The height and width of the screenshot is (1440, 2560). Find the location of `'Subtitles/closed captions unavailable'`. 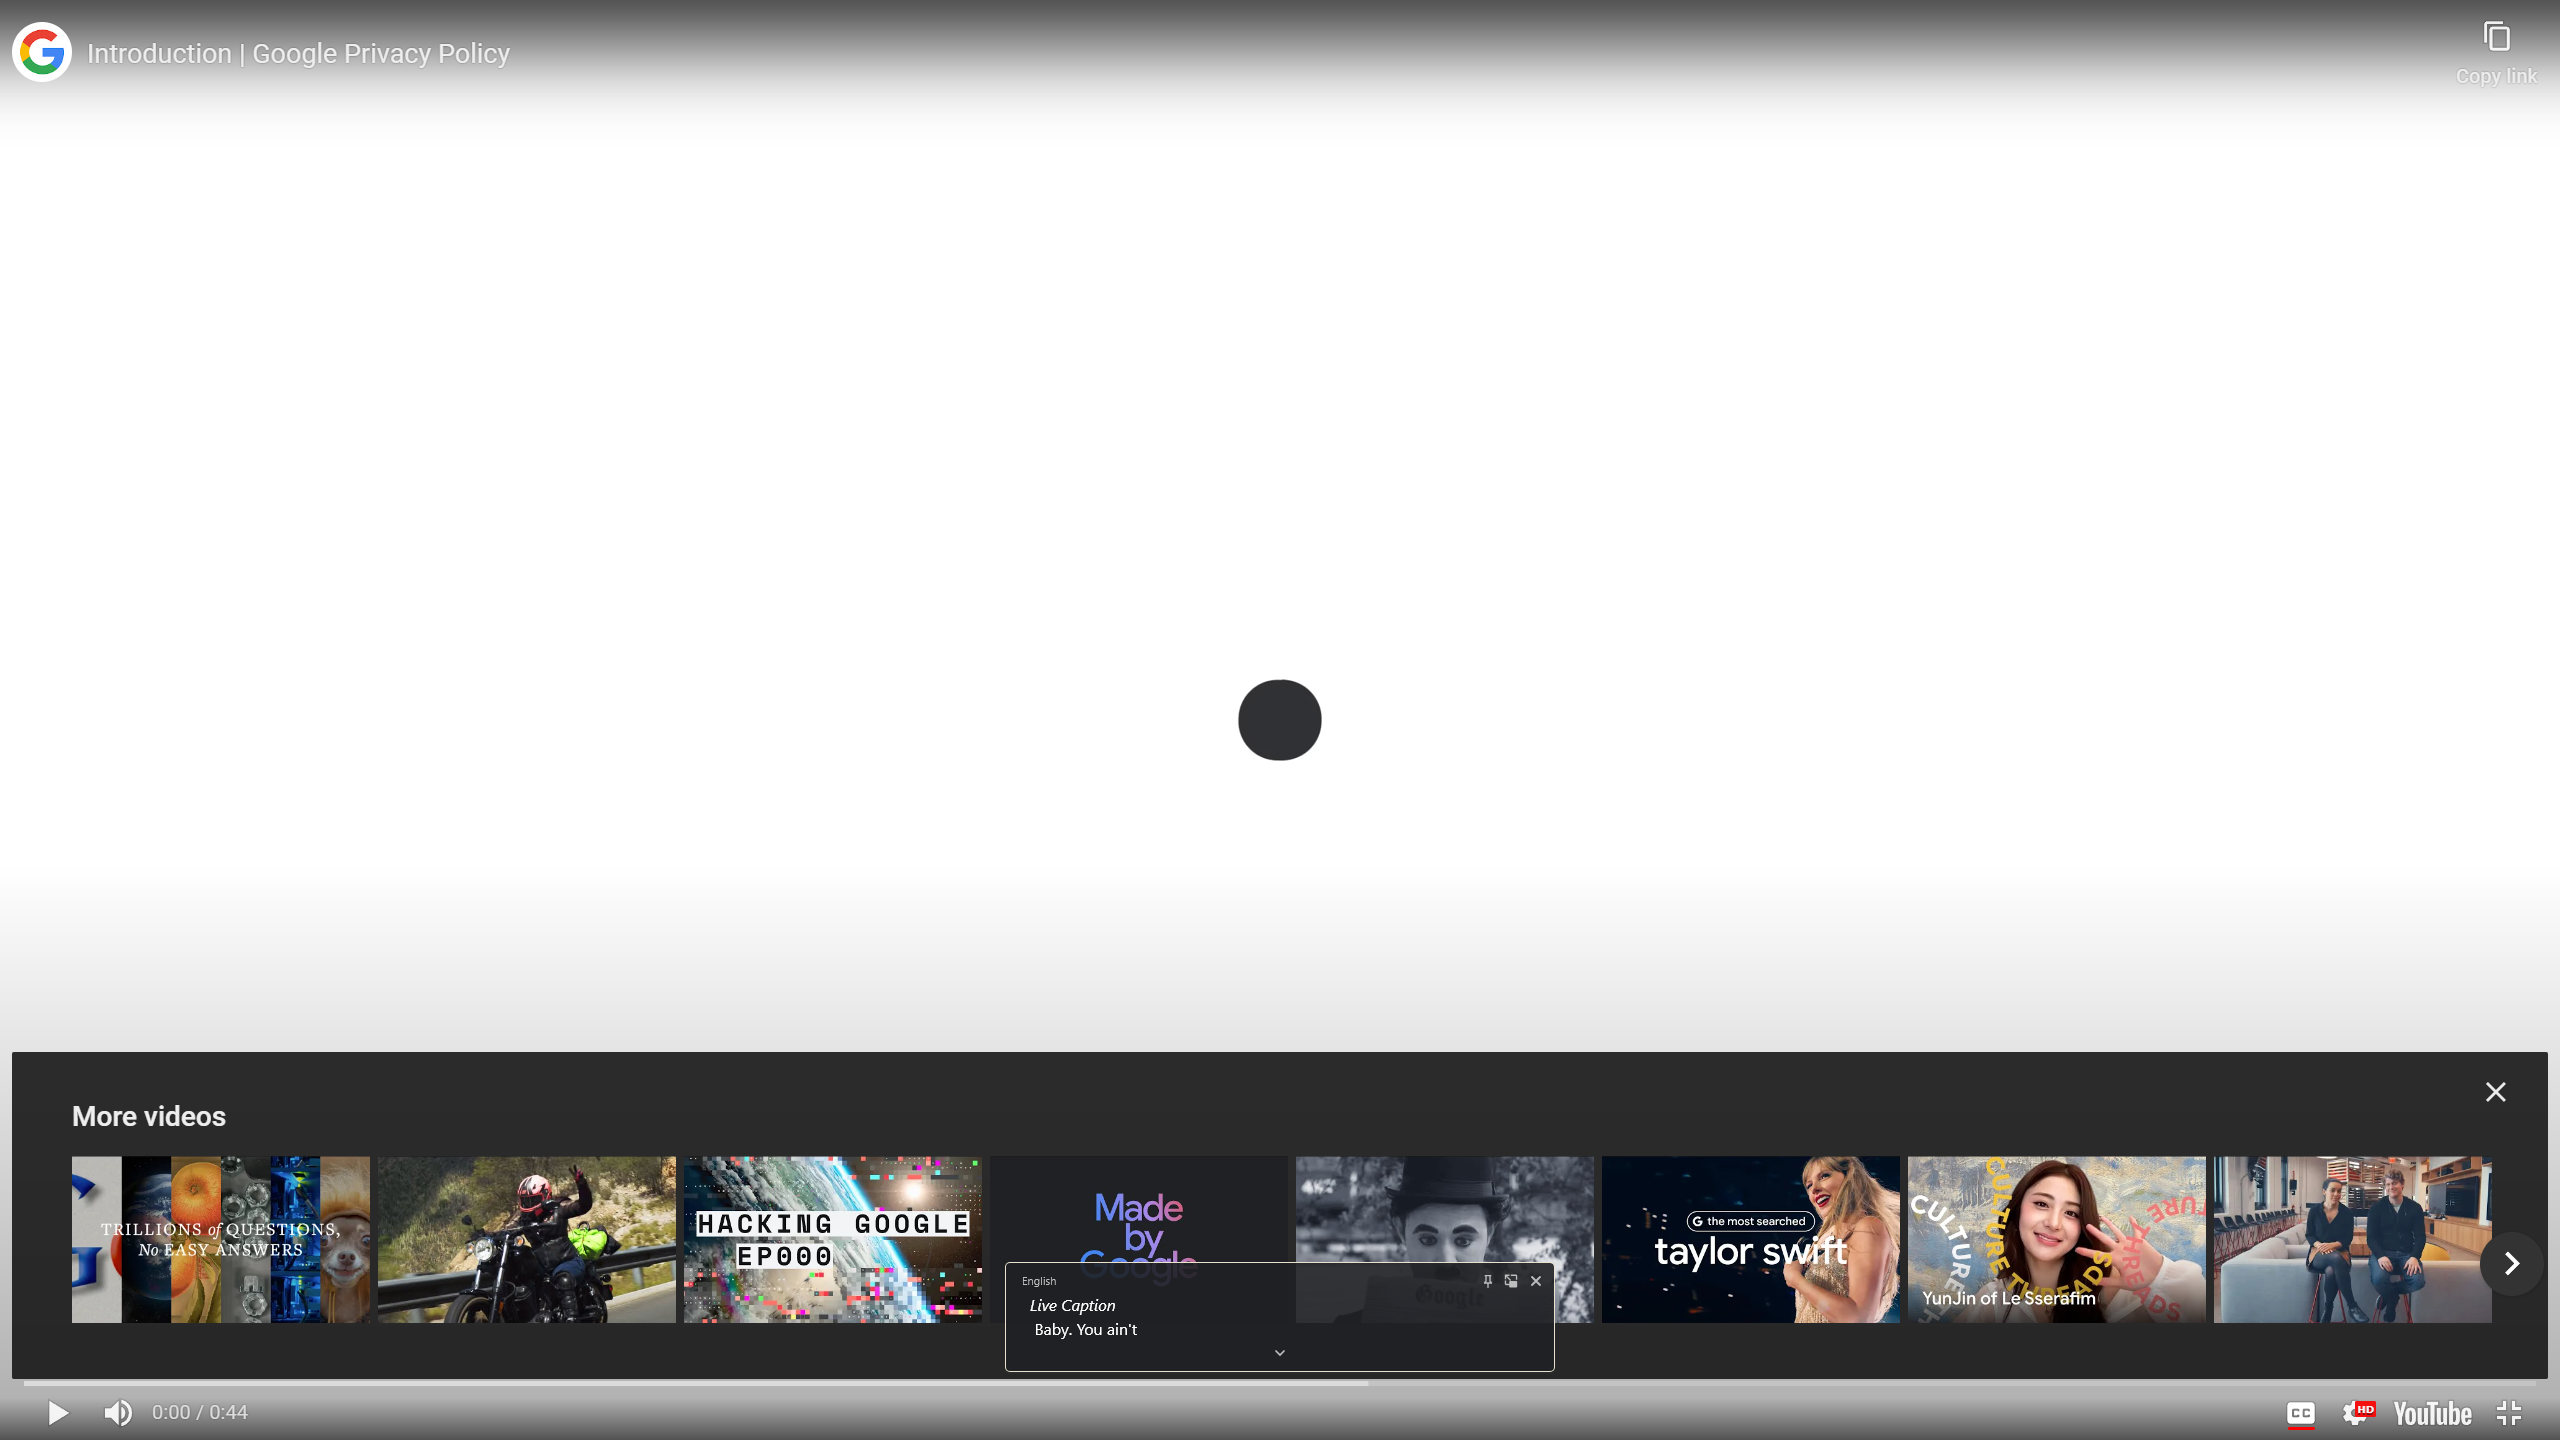

'Subtitles/closed captions unavailable' is located at coordinates (2299, 1412).